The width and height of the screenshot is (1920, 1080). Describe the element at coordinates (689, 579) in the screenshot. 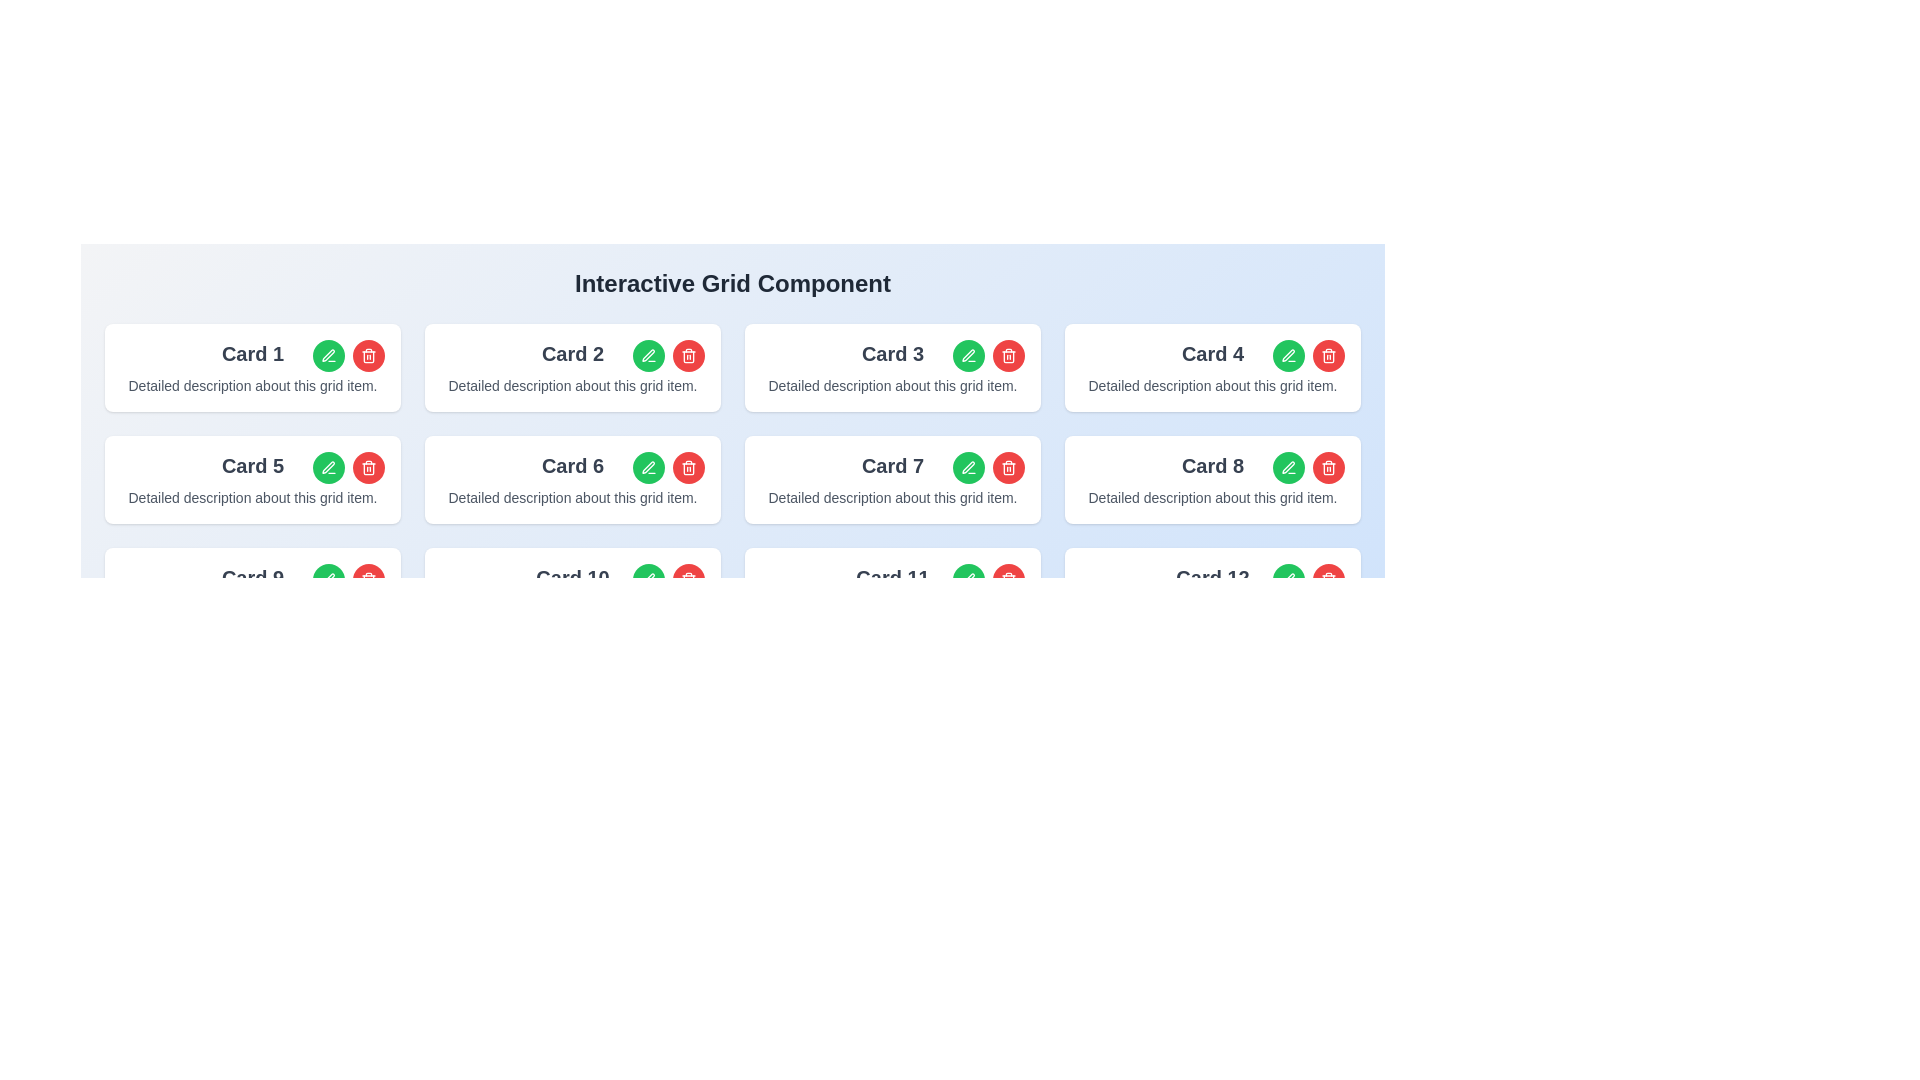

I see `the delete button located at the top-right corner of 'Card 10', which is the second button next to the green edit button` at that location.